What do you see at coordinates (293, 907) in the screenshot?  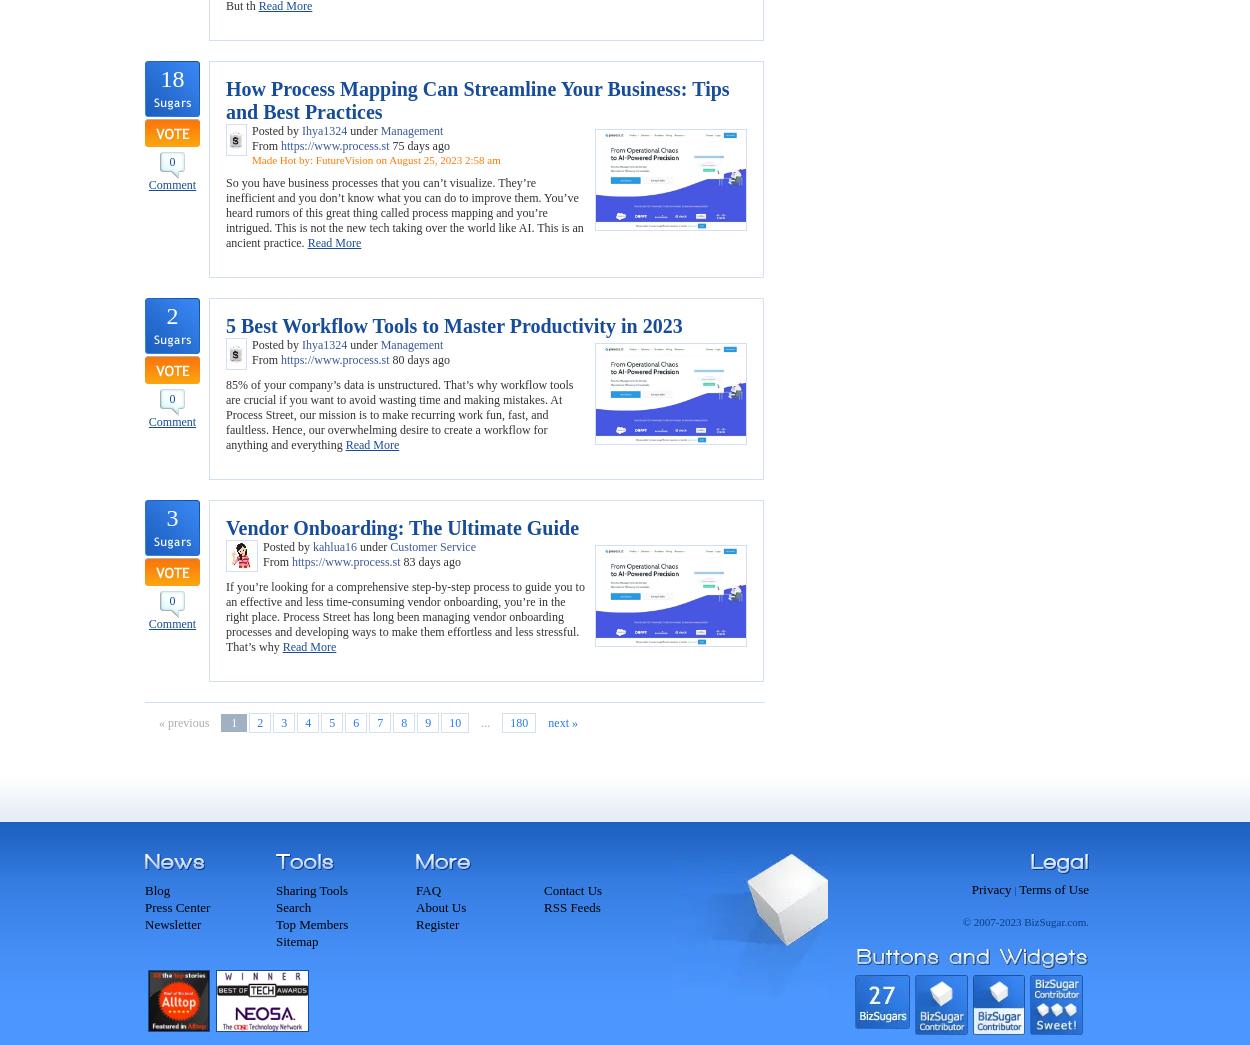 I see `'Search'` at bounding box center [293, 907].